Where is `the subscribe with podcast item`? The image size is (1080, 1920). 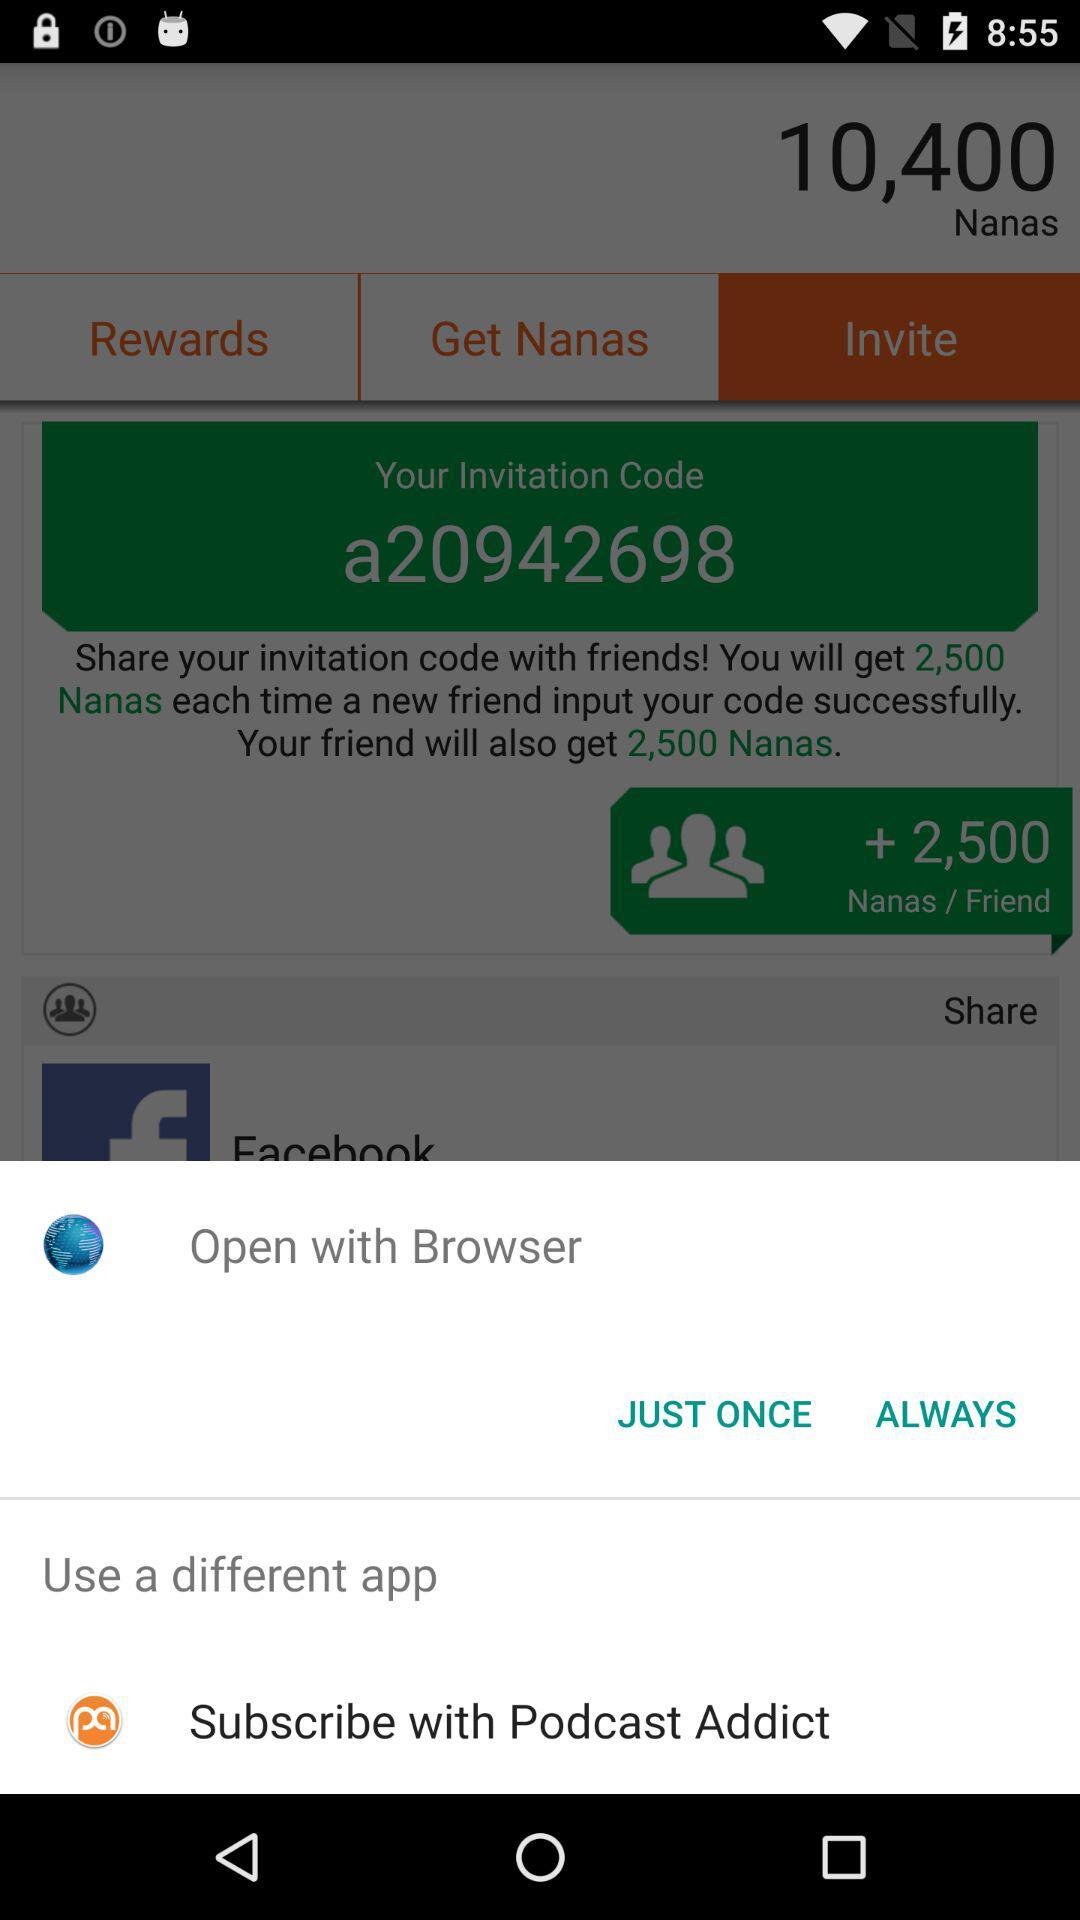 the subscribe with podcast item is located at coordinates (508, 1719).